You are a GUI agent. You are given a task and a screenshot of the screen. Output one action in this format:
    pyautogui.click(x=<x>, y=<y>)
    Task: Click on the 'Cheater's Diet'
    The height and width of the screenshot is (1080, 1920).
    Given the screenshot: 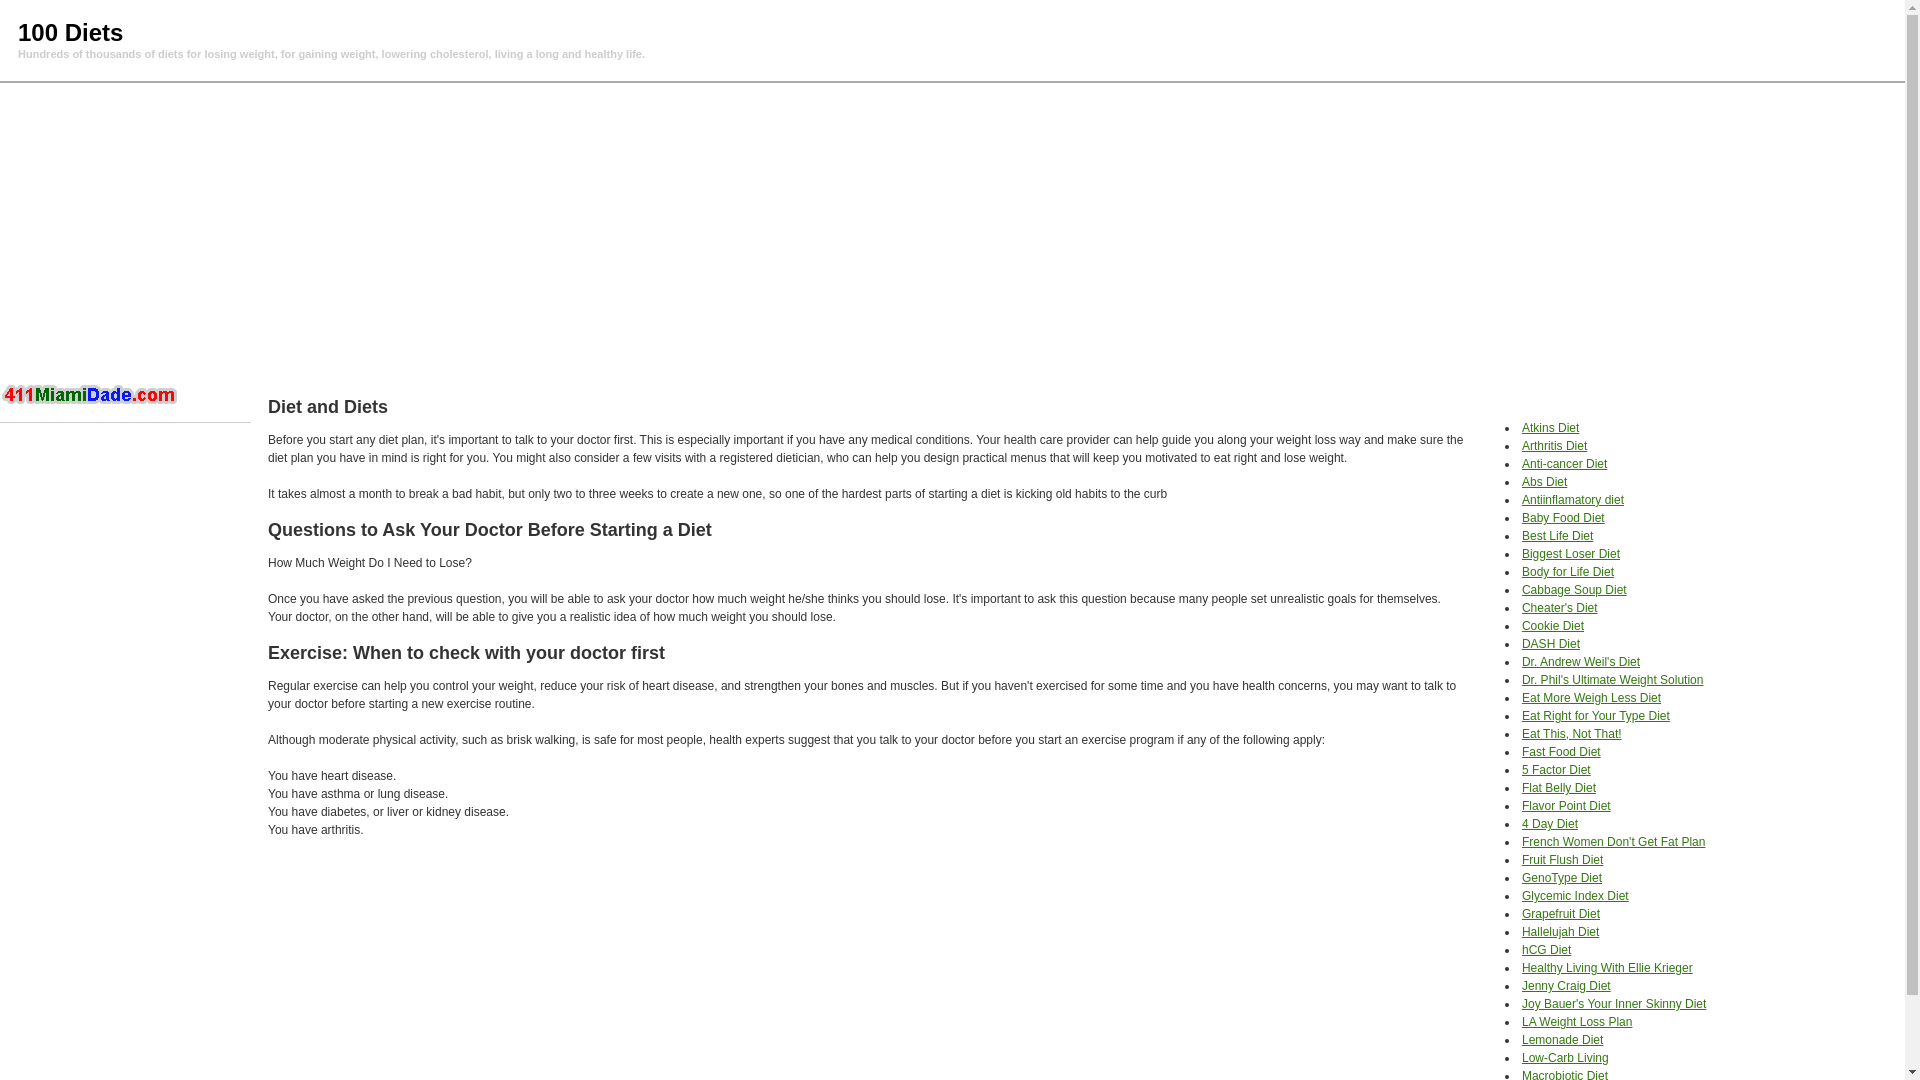 What is the action you would take?
    pyautogui.click(x=1559, y=607)
    